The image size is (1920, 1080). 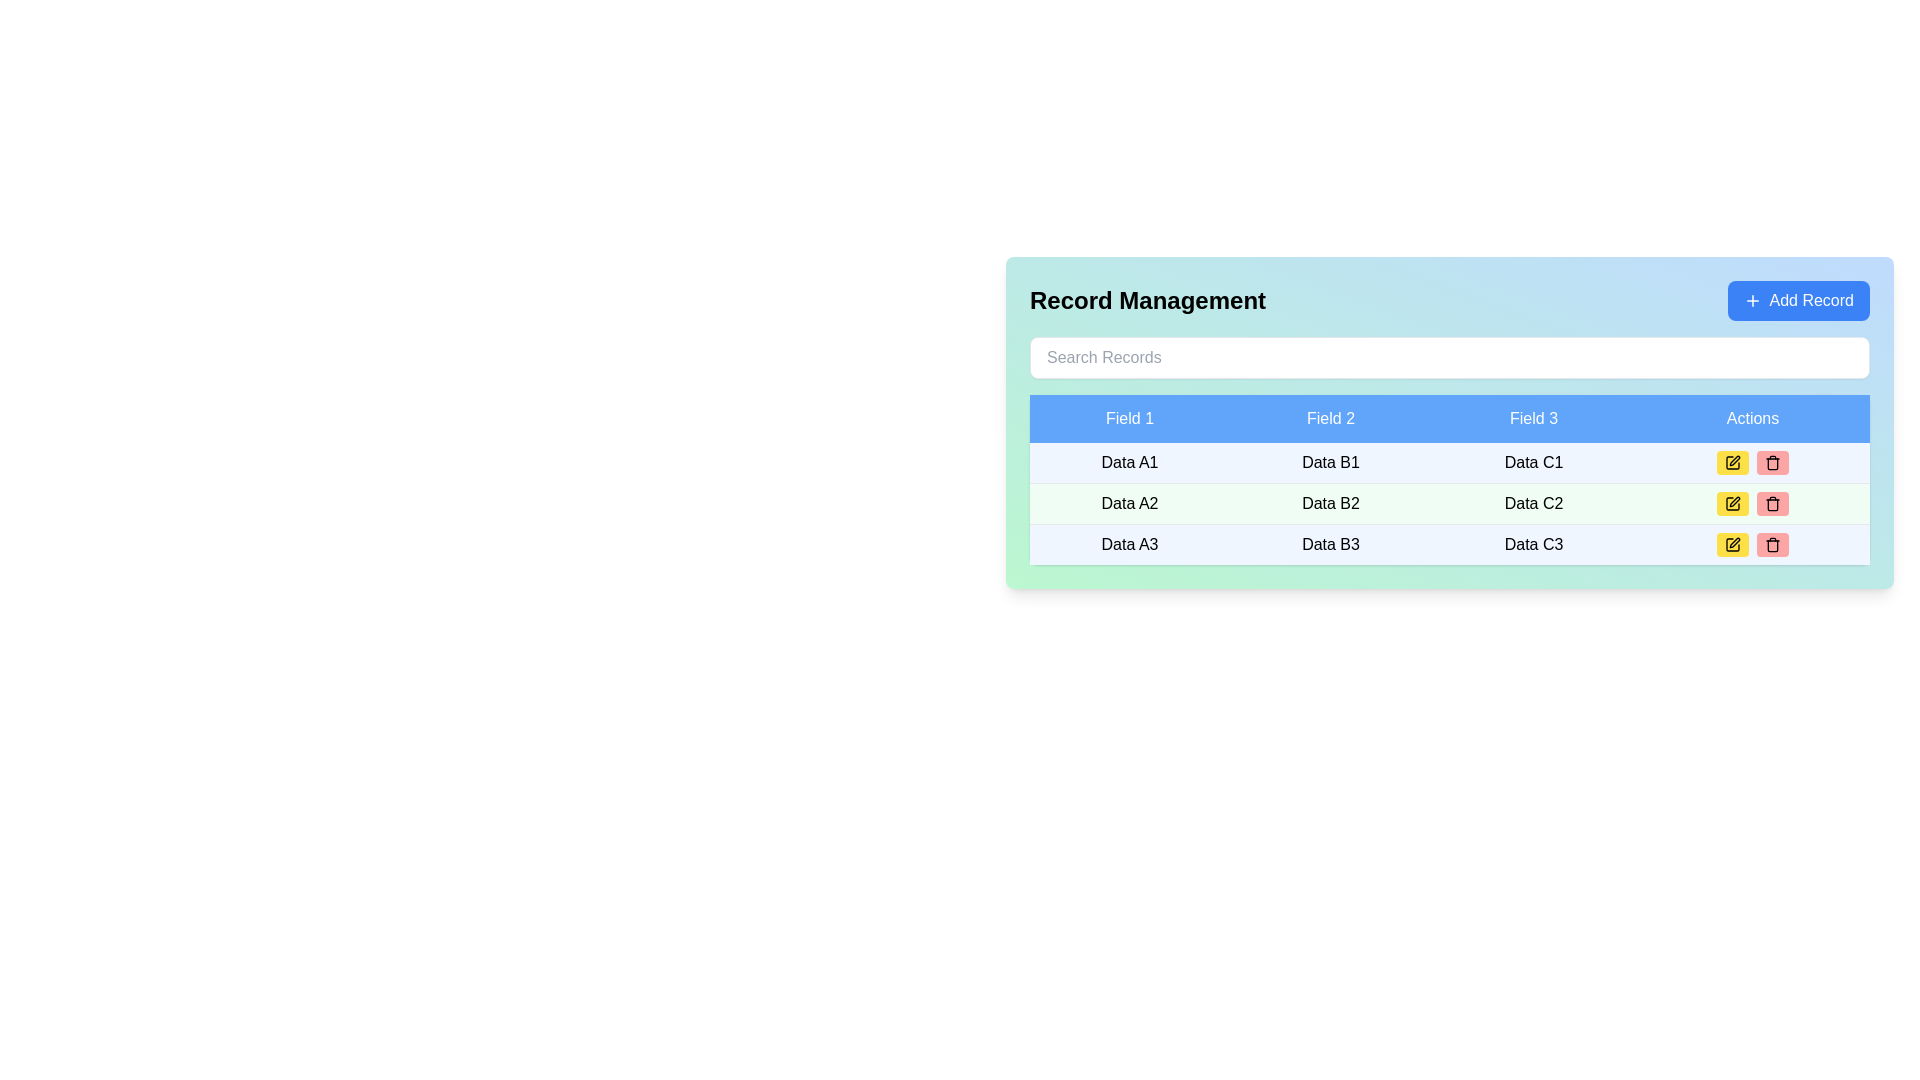 What do you see at coordinates (1533, 418) in the screenshot?
I see `the blue rectangular header cell labeled 'Field 3' in the table, which is the third header cell in the top section of the table` at bounding box center [1533, 418].